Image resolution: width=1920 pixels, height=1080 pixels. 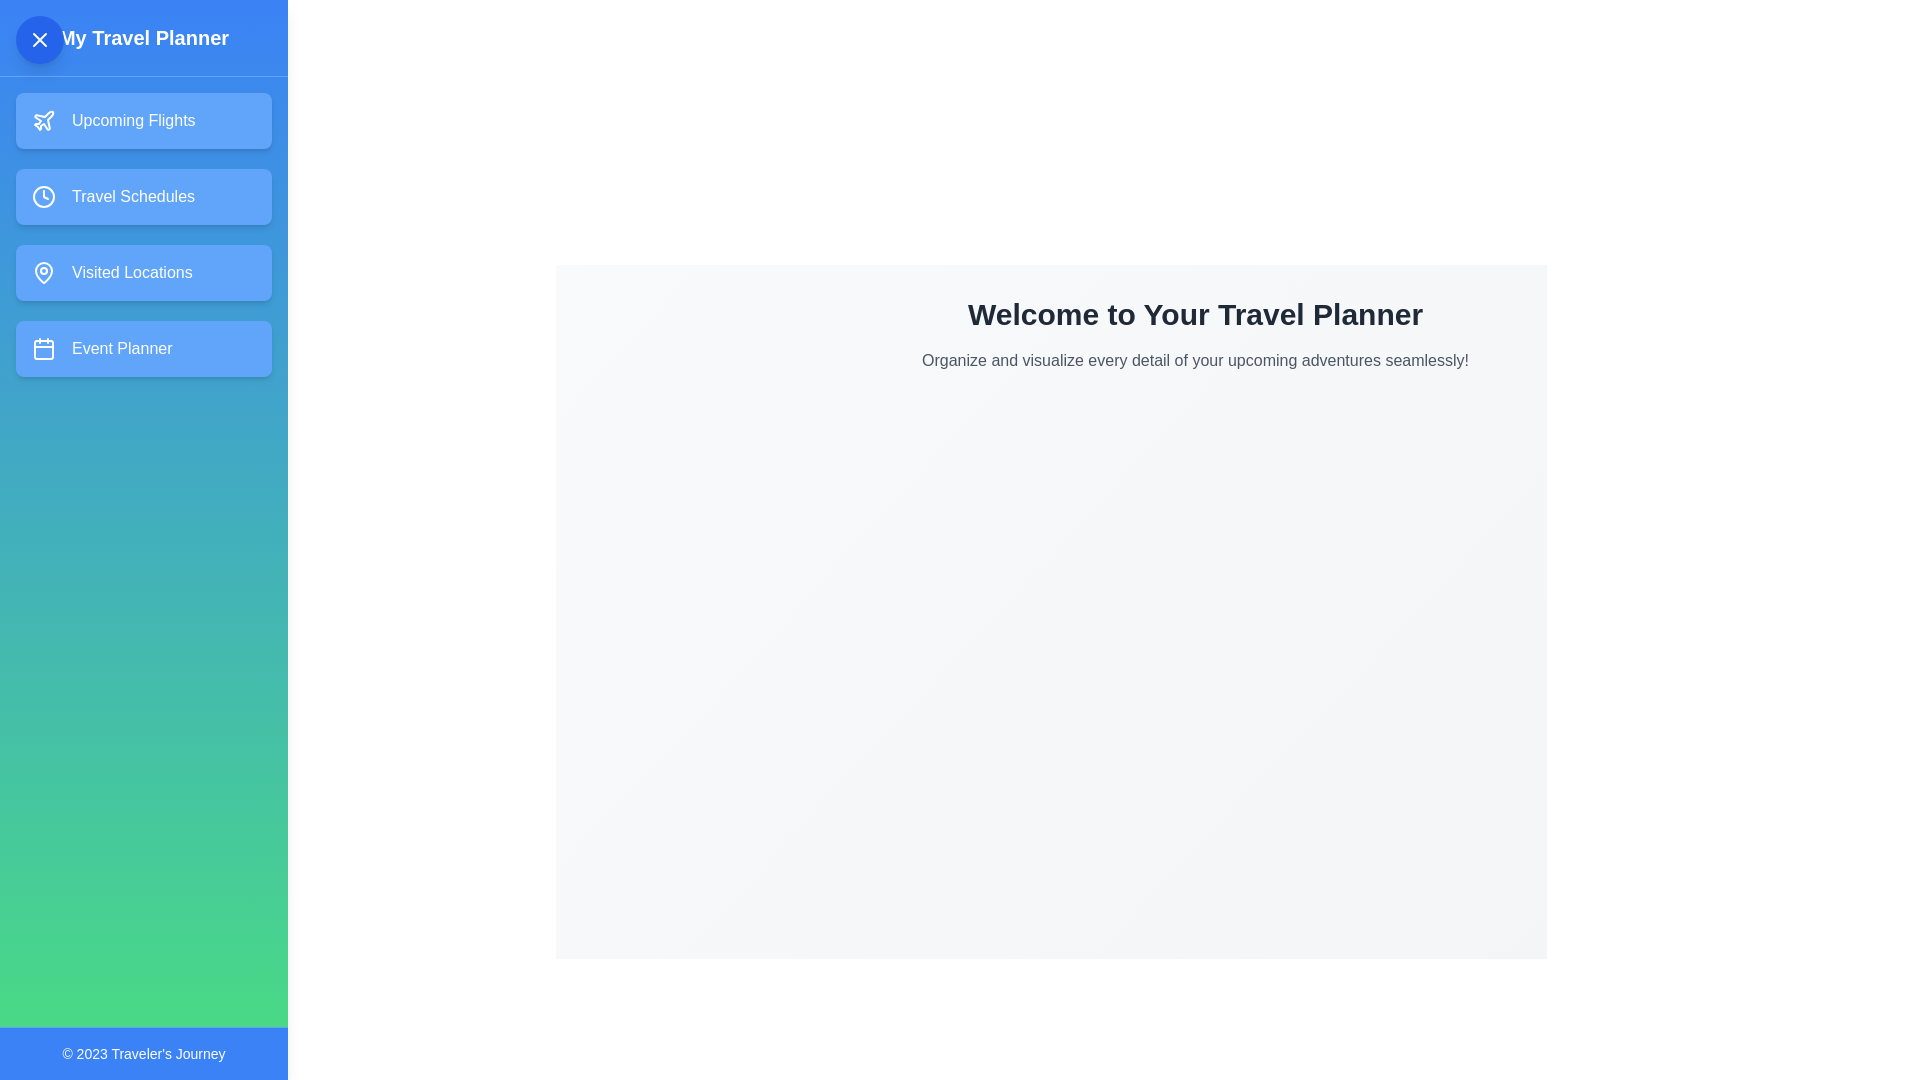 I want to click on the 'Event Planner' icon located in the vertical navigation bar on the left side of the interface, which is visually represented before the text 'Event Planner', so click(x=43, y=347).